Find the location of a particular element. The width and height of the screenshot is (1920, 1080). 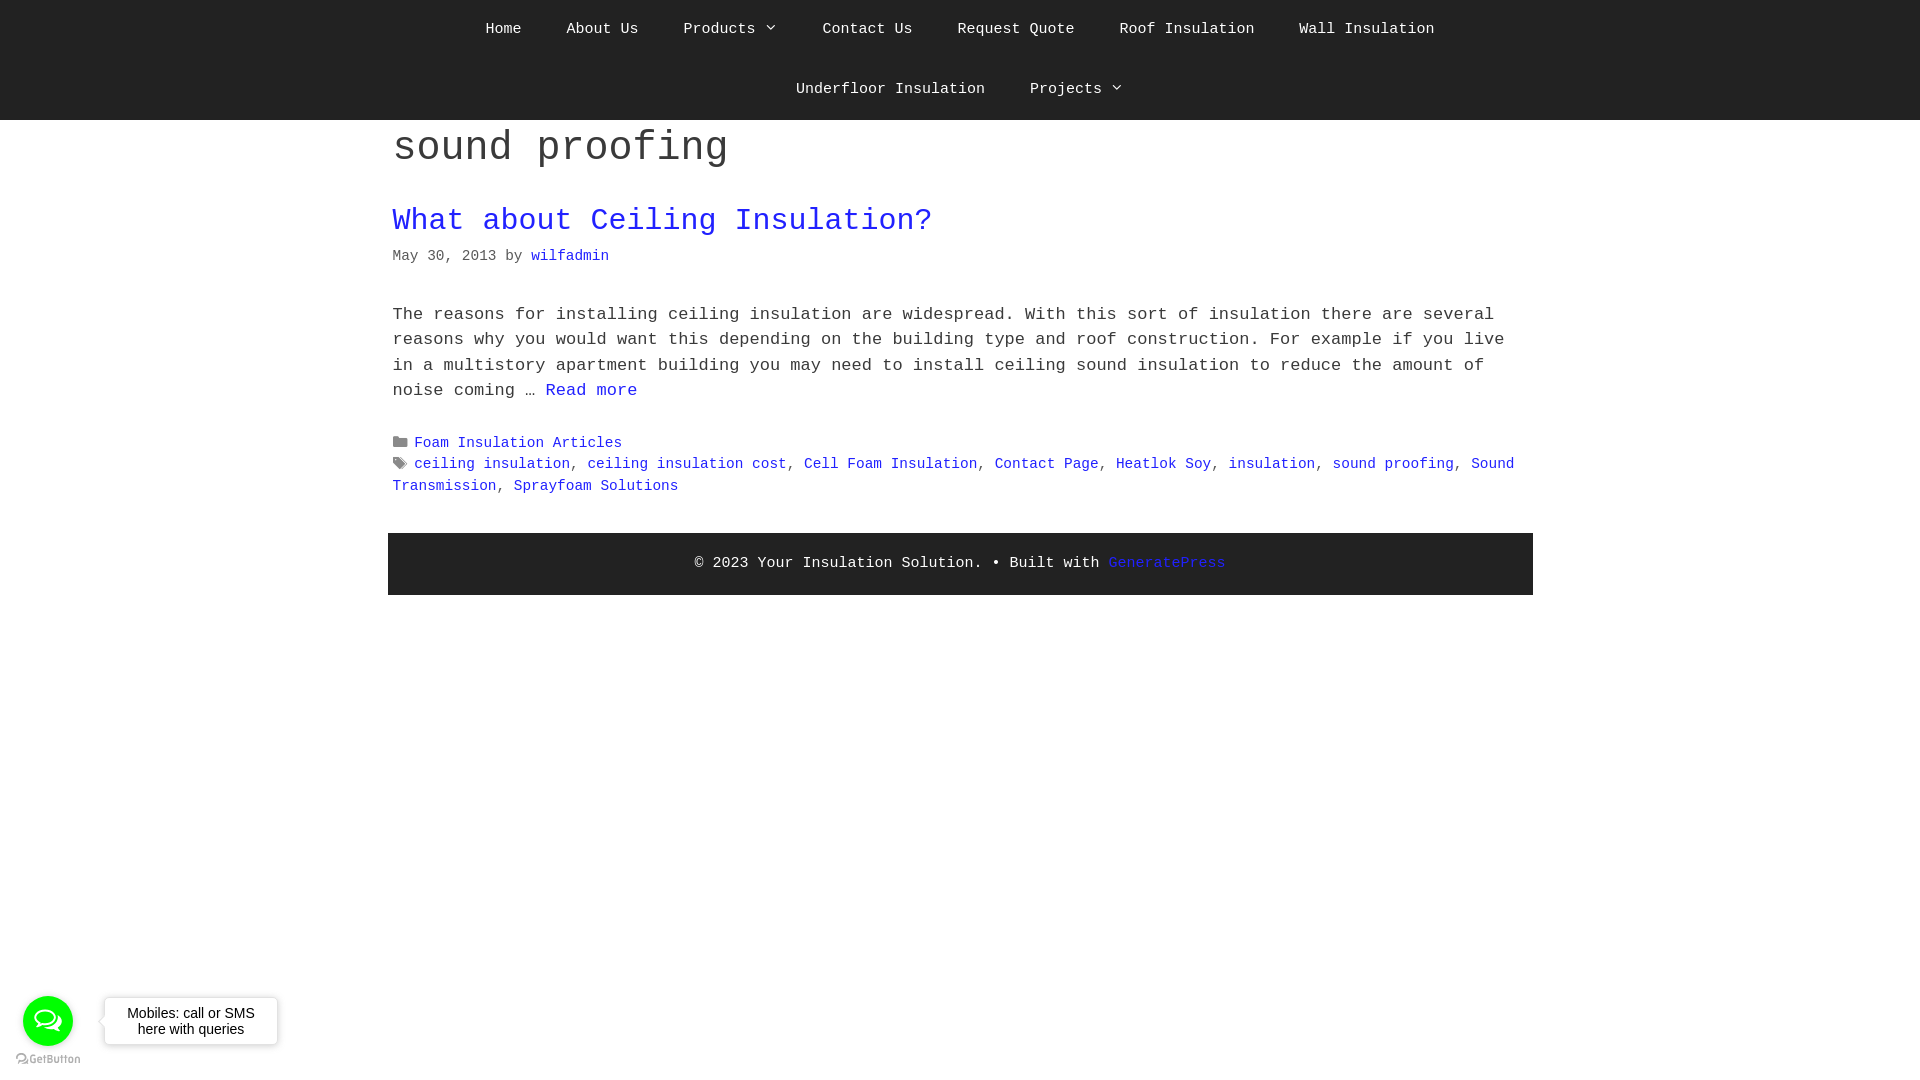

'Heatlok Soy' is located at coordinates (1163, 463).